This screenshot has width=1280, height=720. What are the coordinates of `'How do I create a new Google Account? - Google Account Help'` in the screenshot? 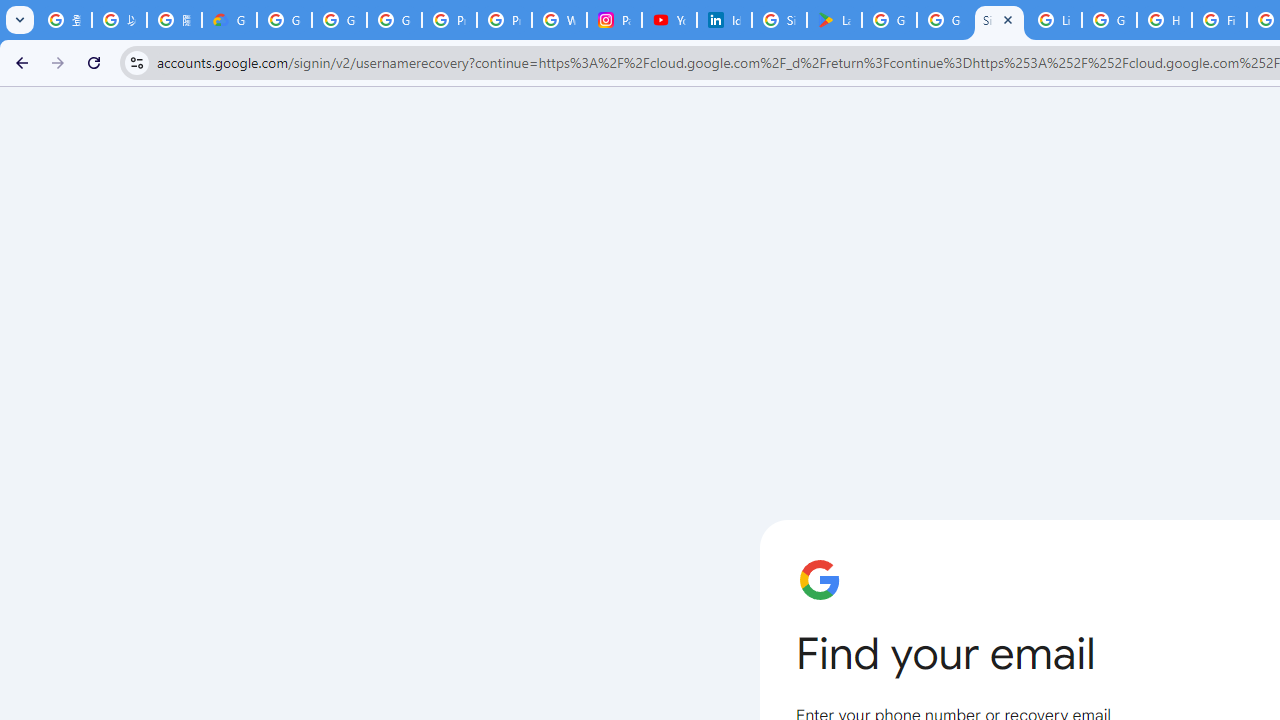 It's located at (1164, 20).